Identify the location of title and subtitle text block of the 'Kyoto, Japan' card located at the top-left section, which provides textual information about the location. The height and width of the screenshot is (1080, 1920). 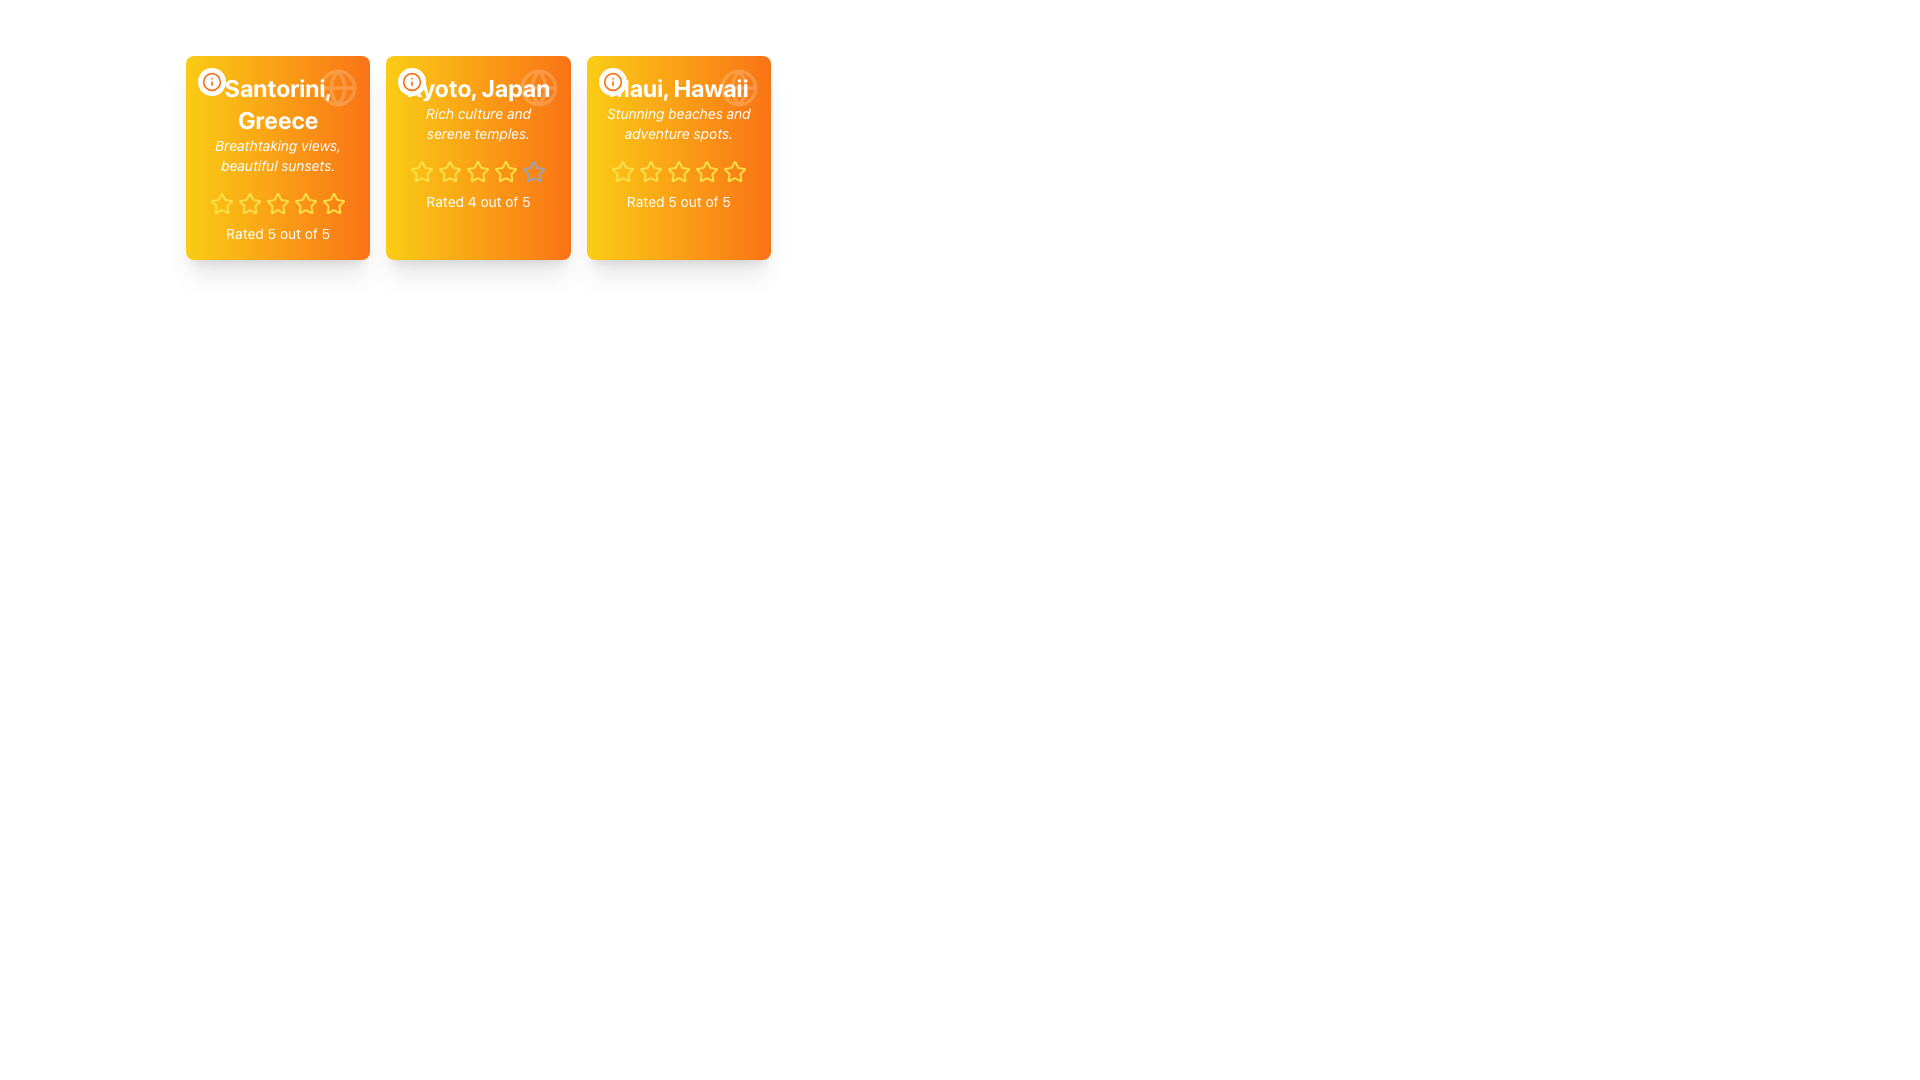
(477, 108).